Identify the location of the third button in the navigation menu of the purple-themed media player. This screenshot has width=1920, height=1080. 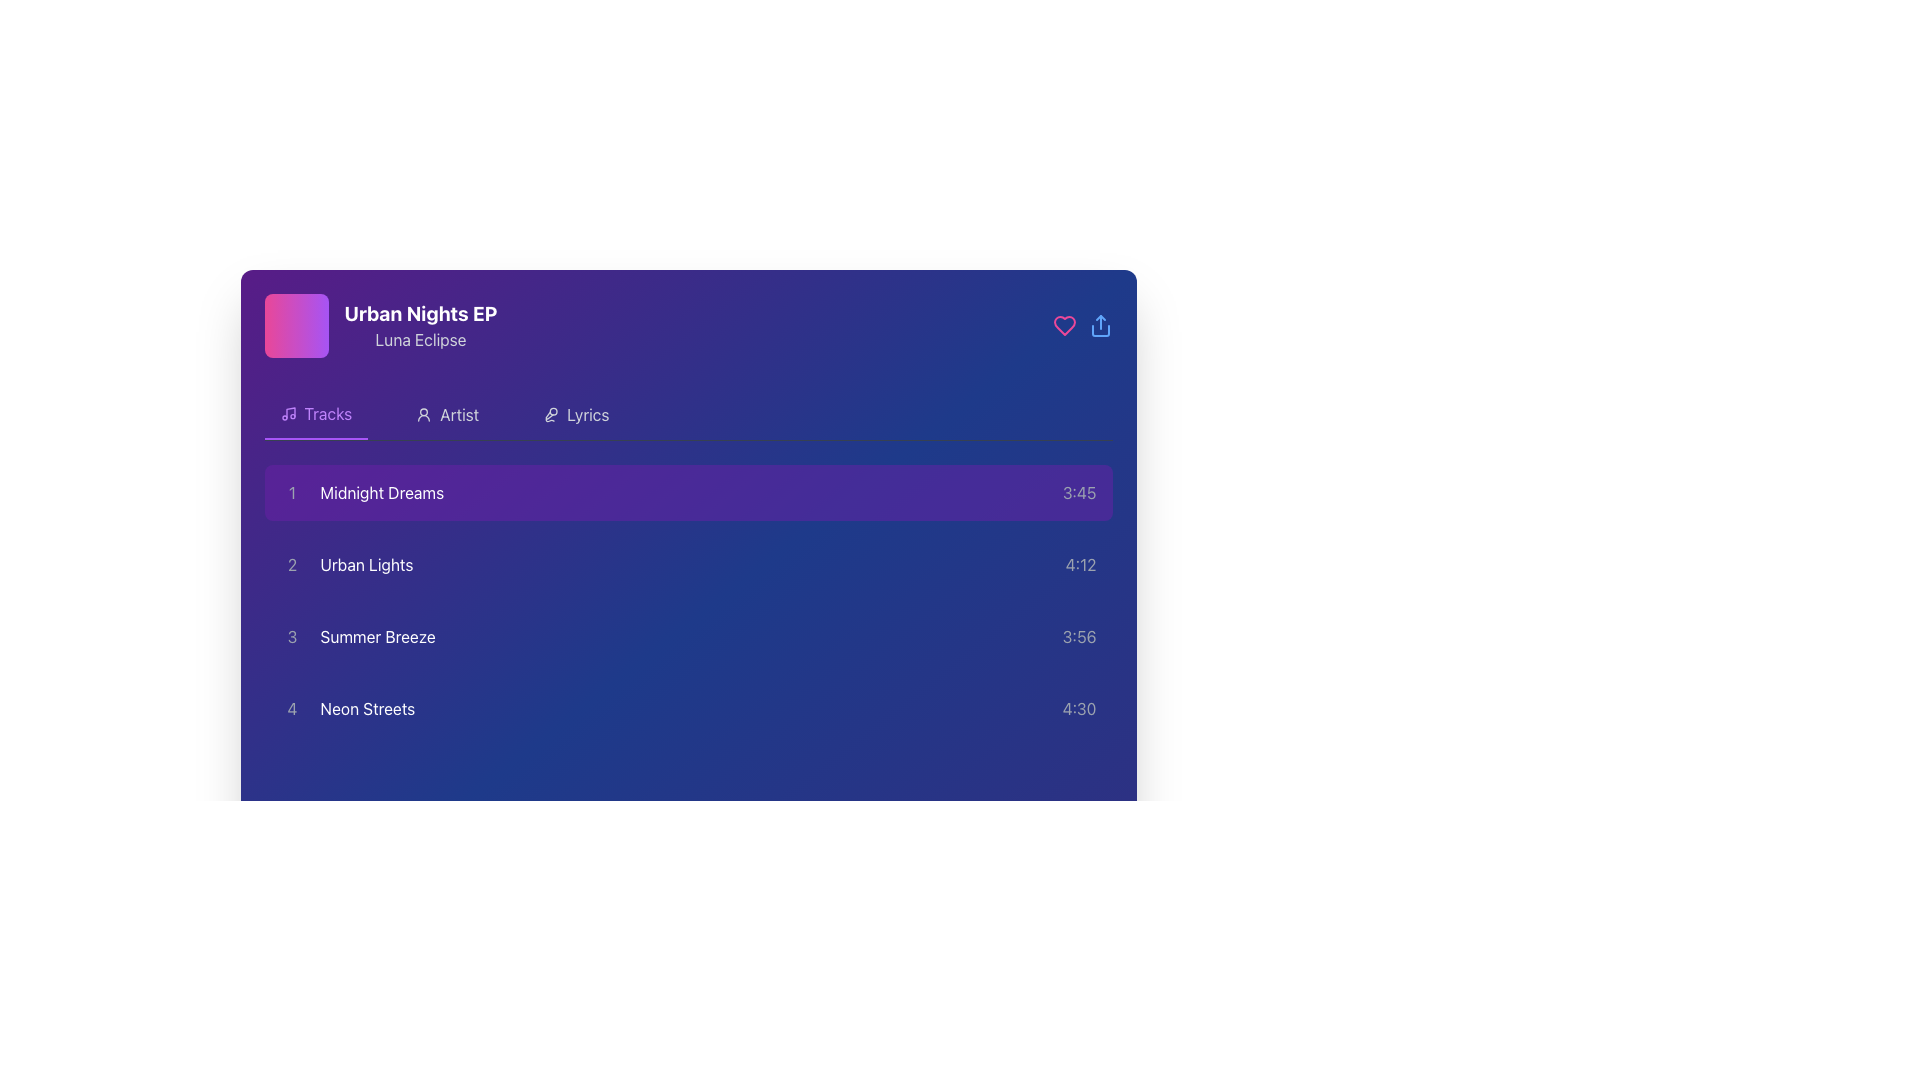
(575, 414).